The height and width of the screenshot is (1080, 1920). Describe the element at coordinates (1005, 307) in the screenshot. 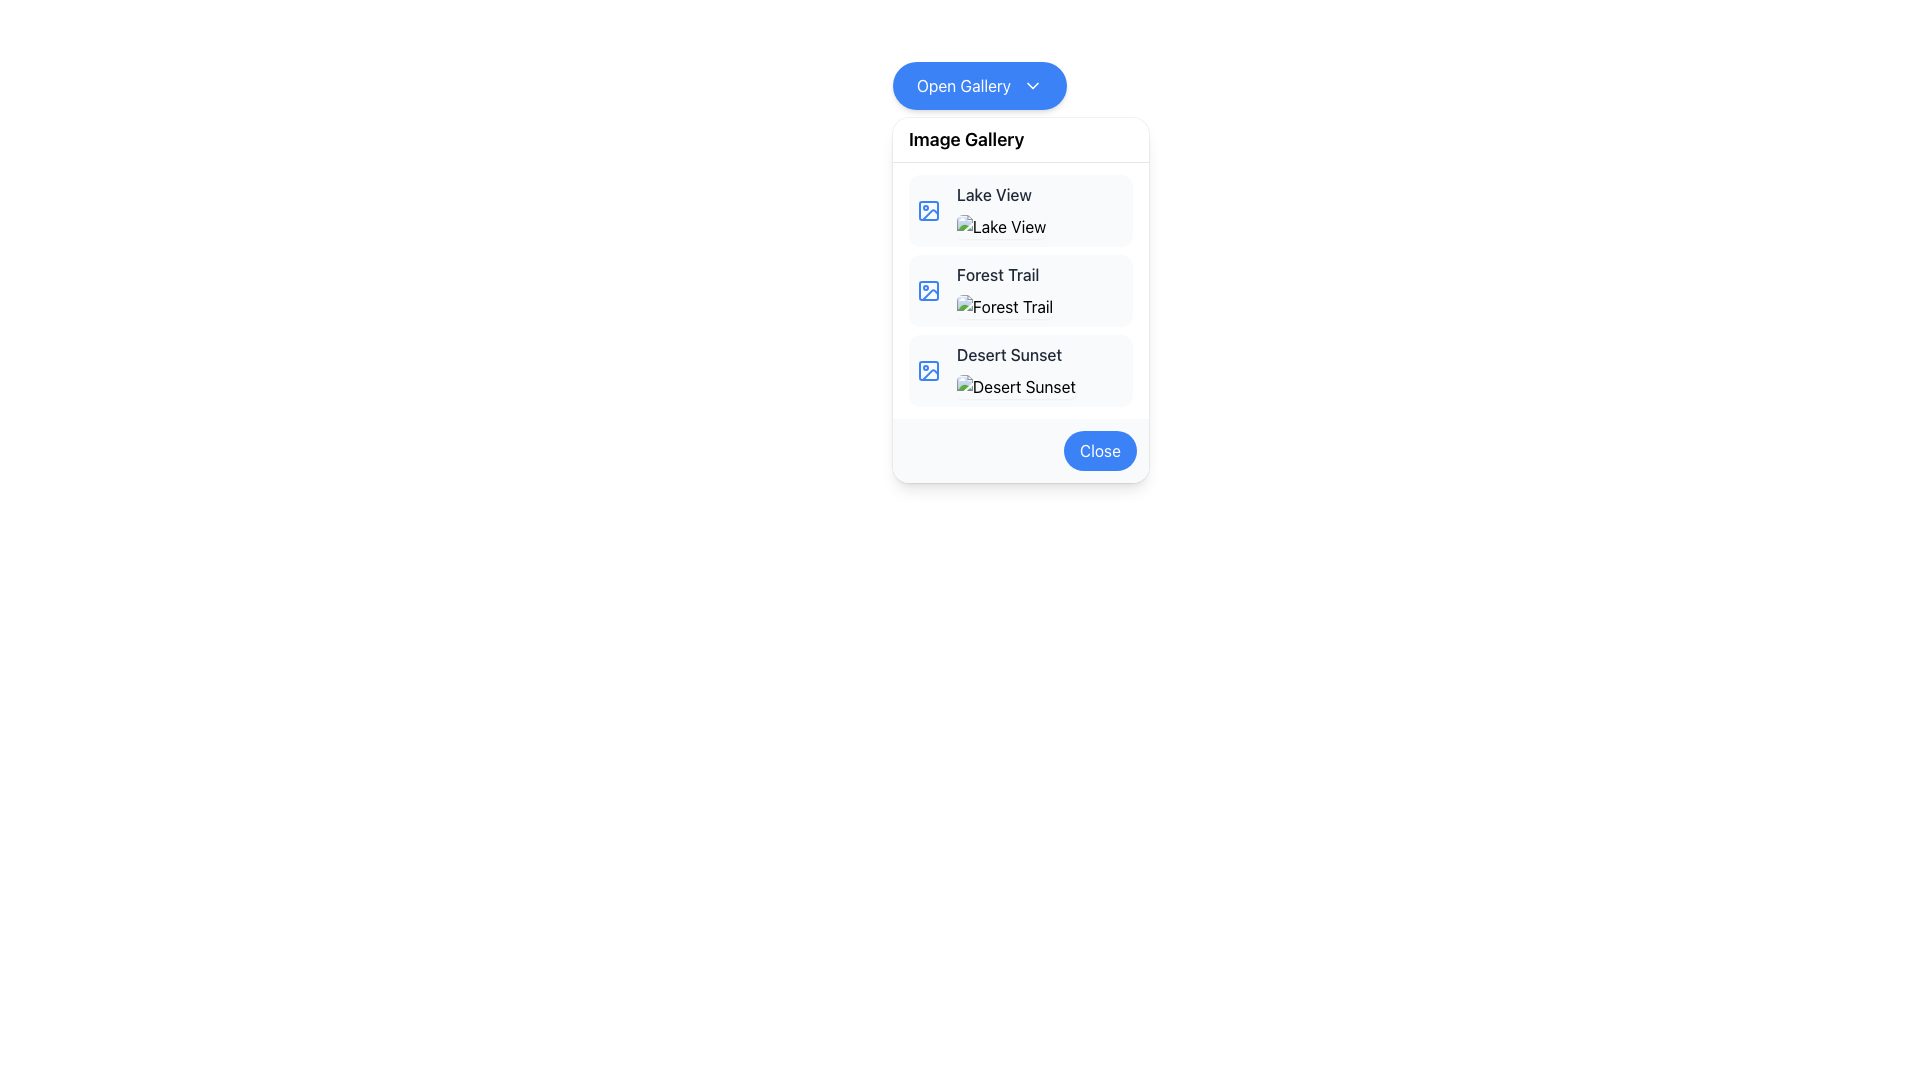

I see `the 'Forest Trail' entry image in the 'Image Gallery' dropdown, which is located below the 'Forest Trail' label and above 'Desert Sunset'` at that location.